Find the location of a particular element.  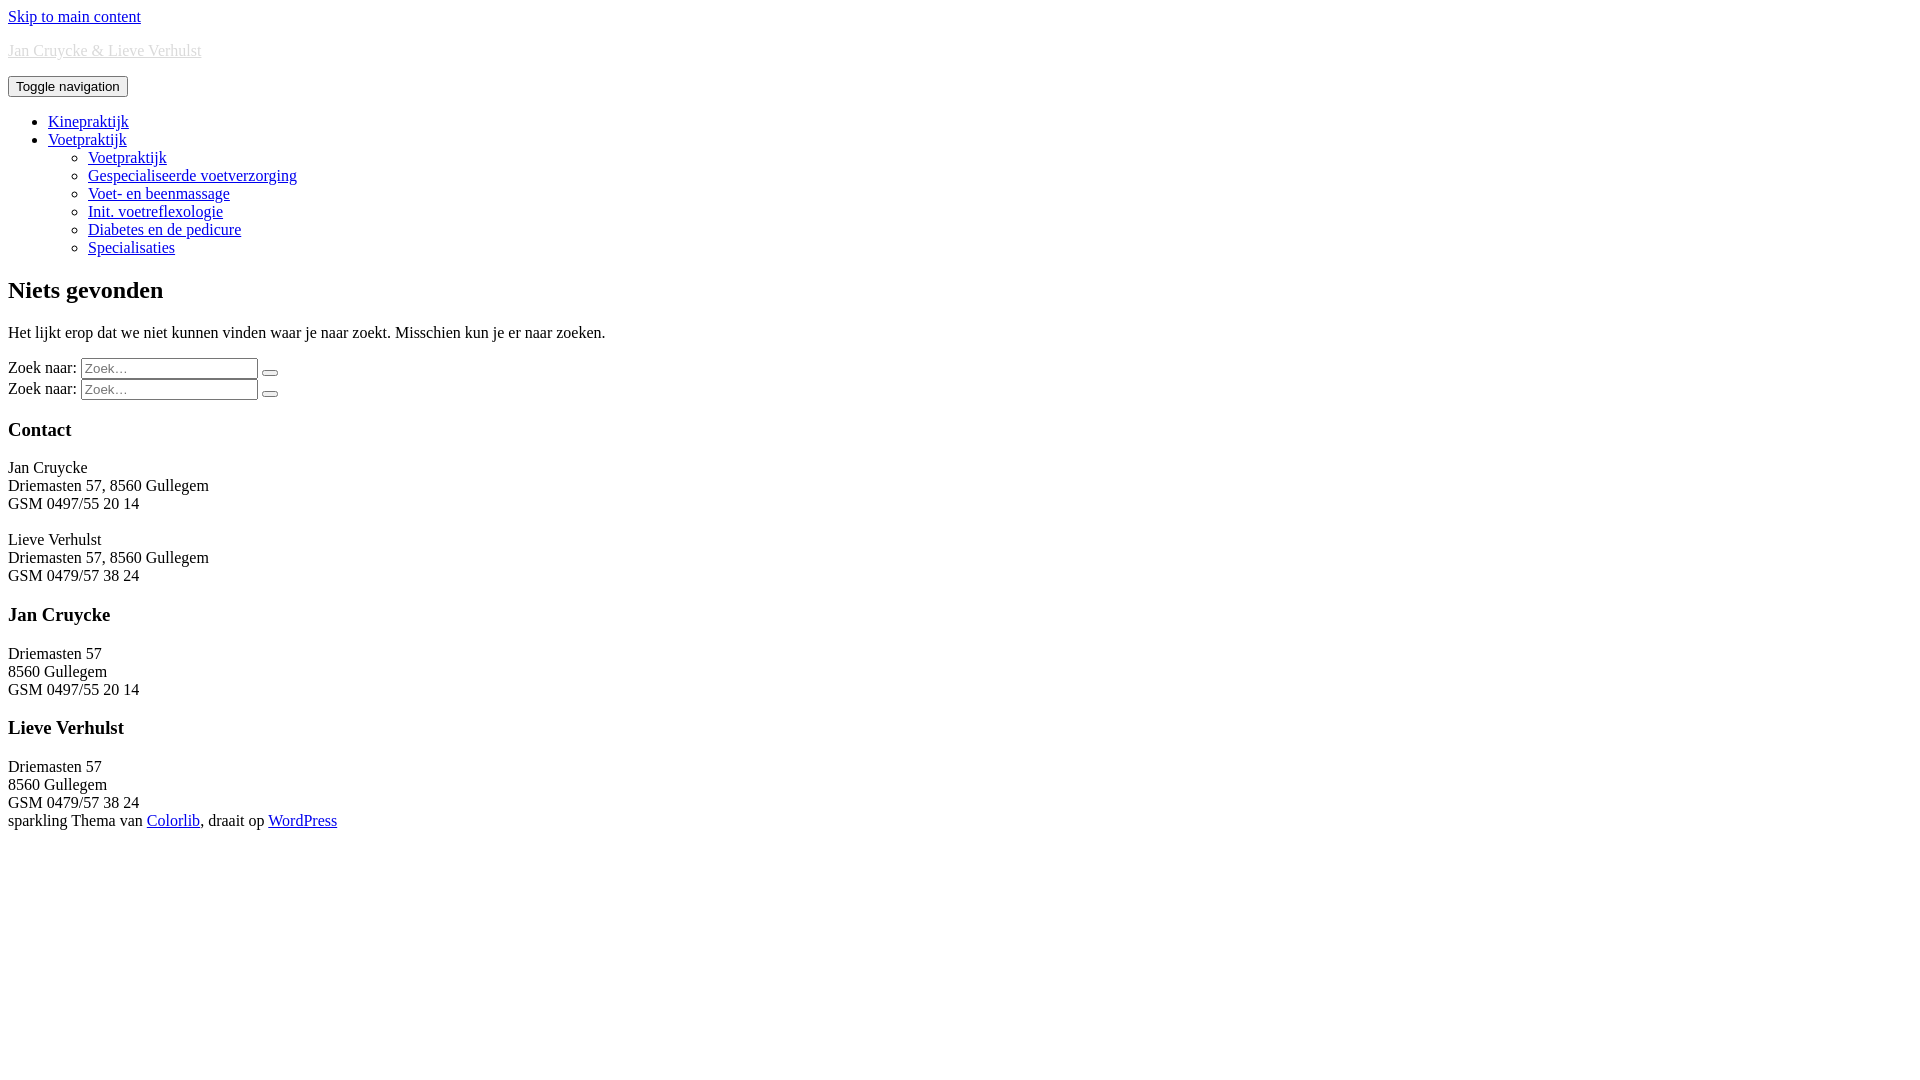

'Voetpraktijk' is located at coordinates (86, 138).